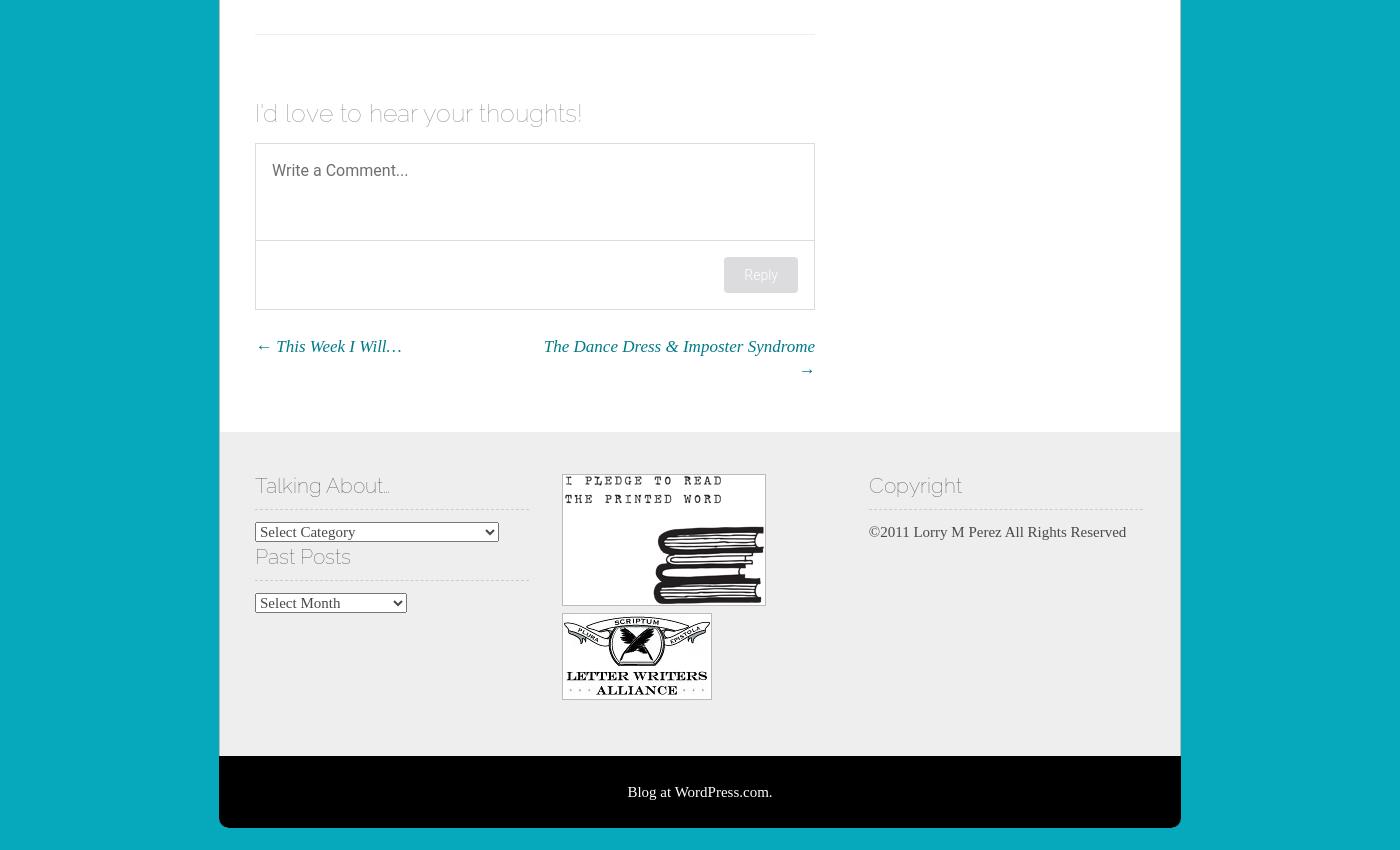  What do you see at coordinates (340, 346) in the screenshot?
I see `'Post navigation'` at bounding box center [340, 346].